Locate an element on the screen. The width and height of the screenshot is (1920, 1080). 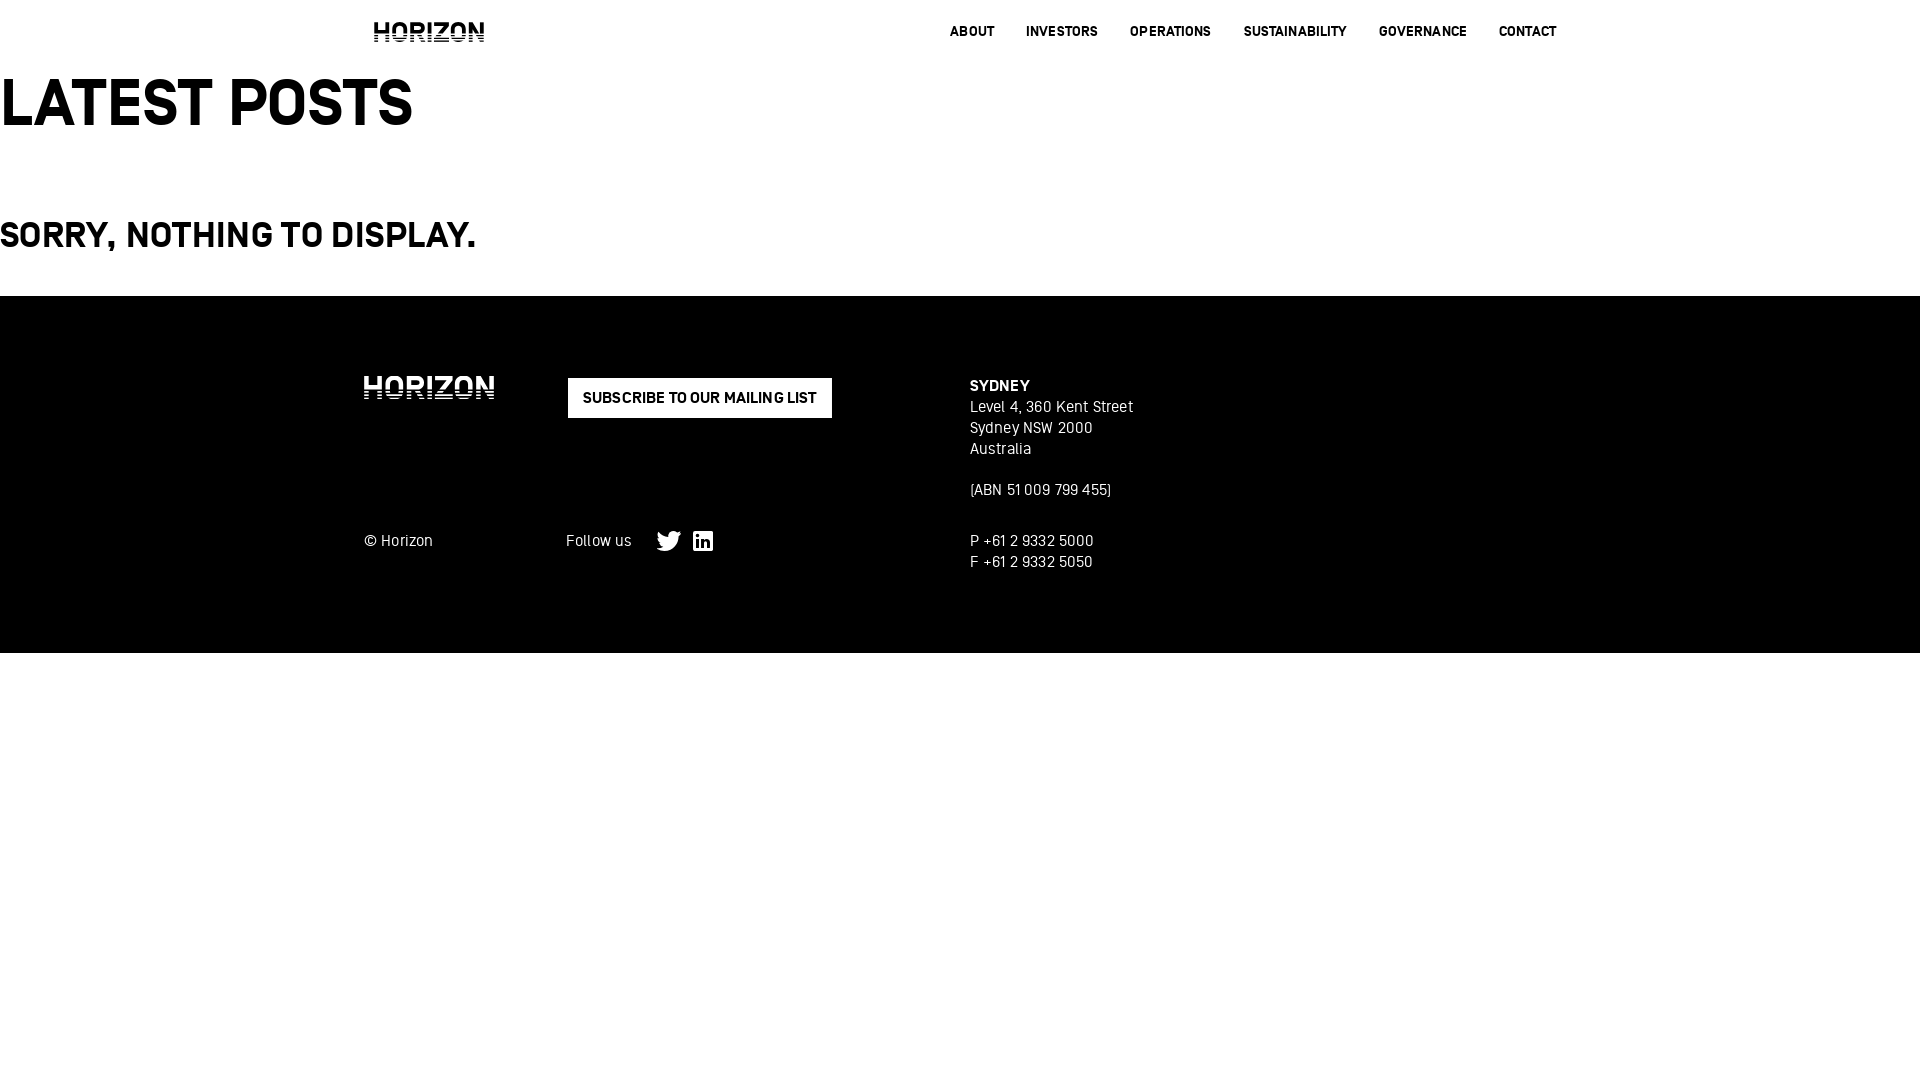
'Twitter' is located at coordinates (668, 540).